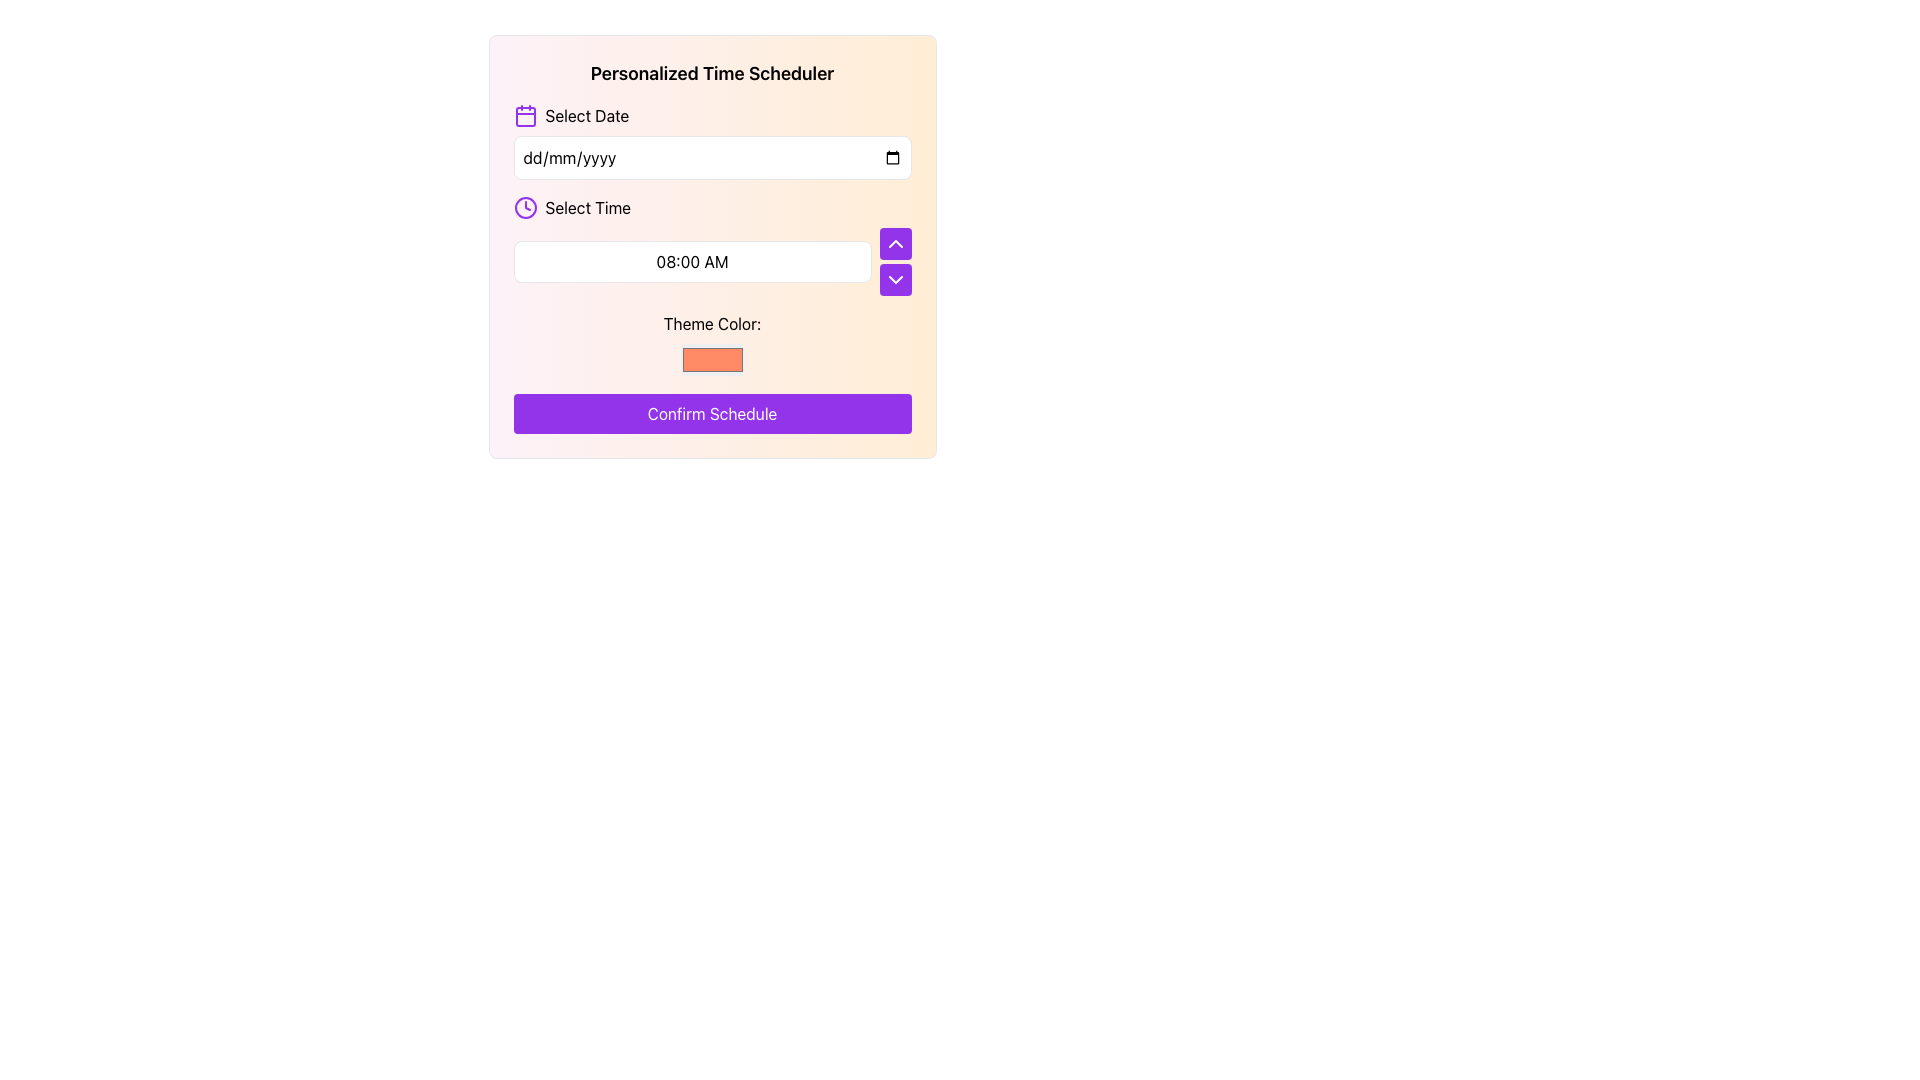 This screenshot has width=1920, height=1080. I want to click on the Color Picker element located below the 'Select Time' section and above the 'Confirm Schedule' purple button, so click(712, 343).